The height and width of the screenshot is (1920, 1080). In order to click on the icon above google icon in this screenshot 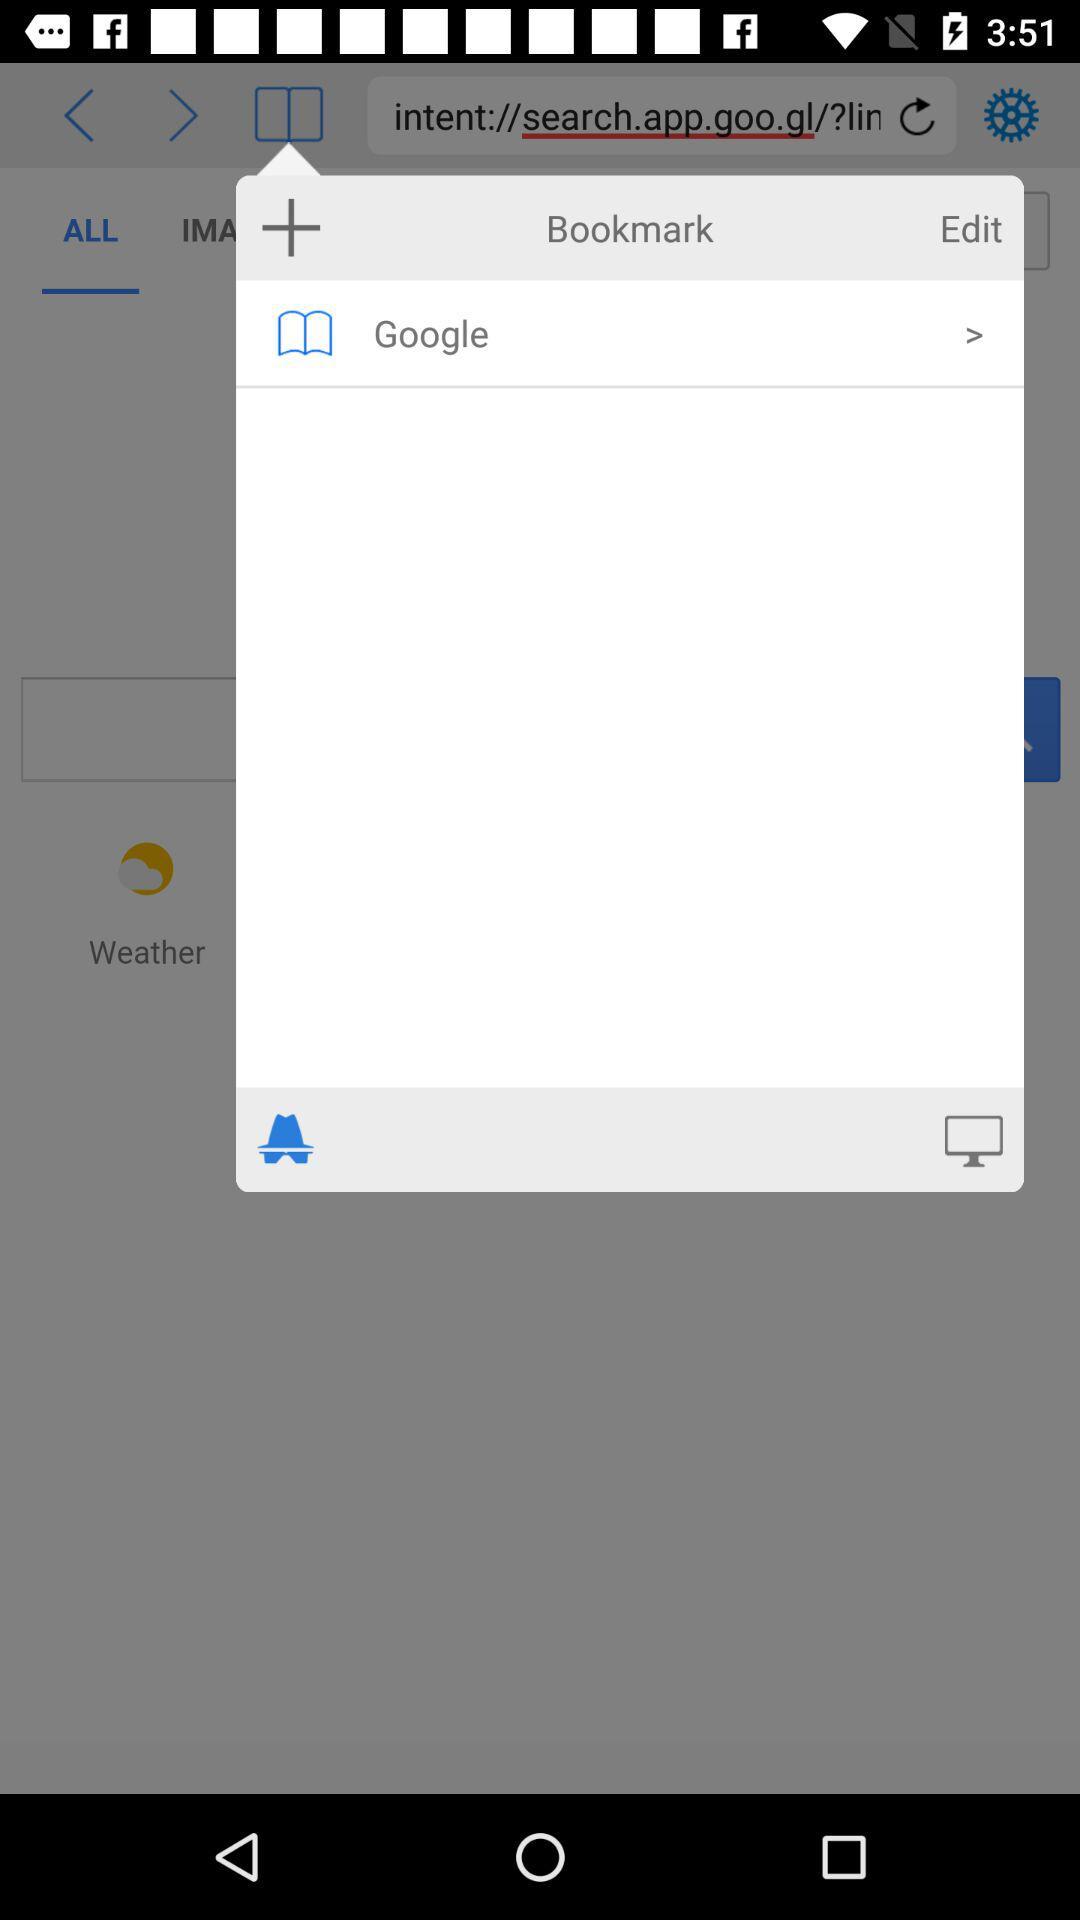, I will do `click(970, 228)`.